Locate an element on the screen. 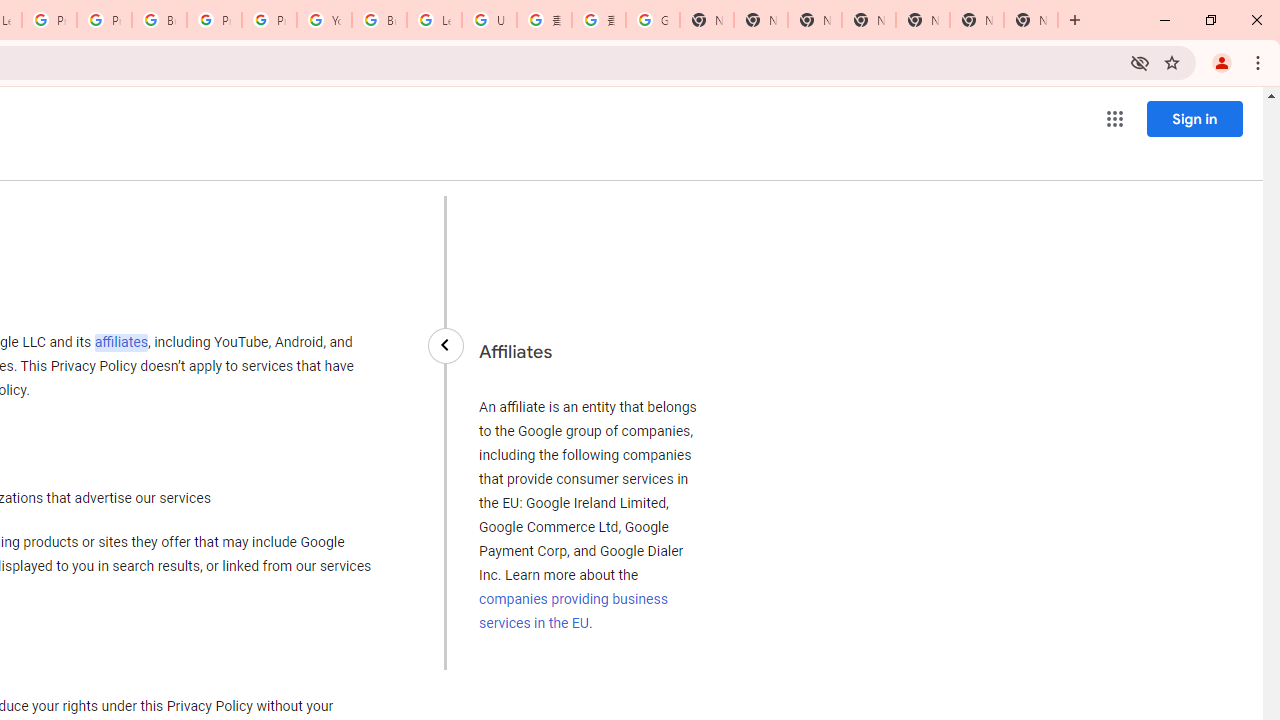  'companies providing business services in the EU' is located at coordinates (572, 609).